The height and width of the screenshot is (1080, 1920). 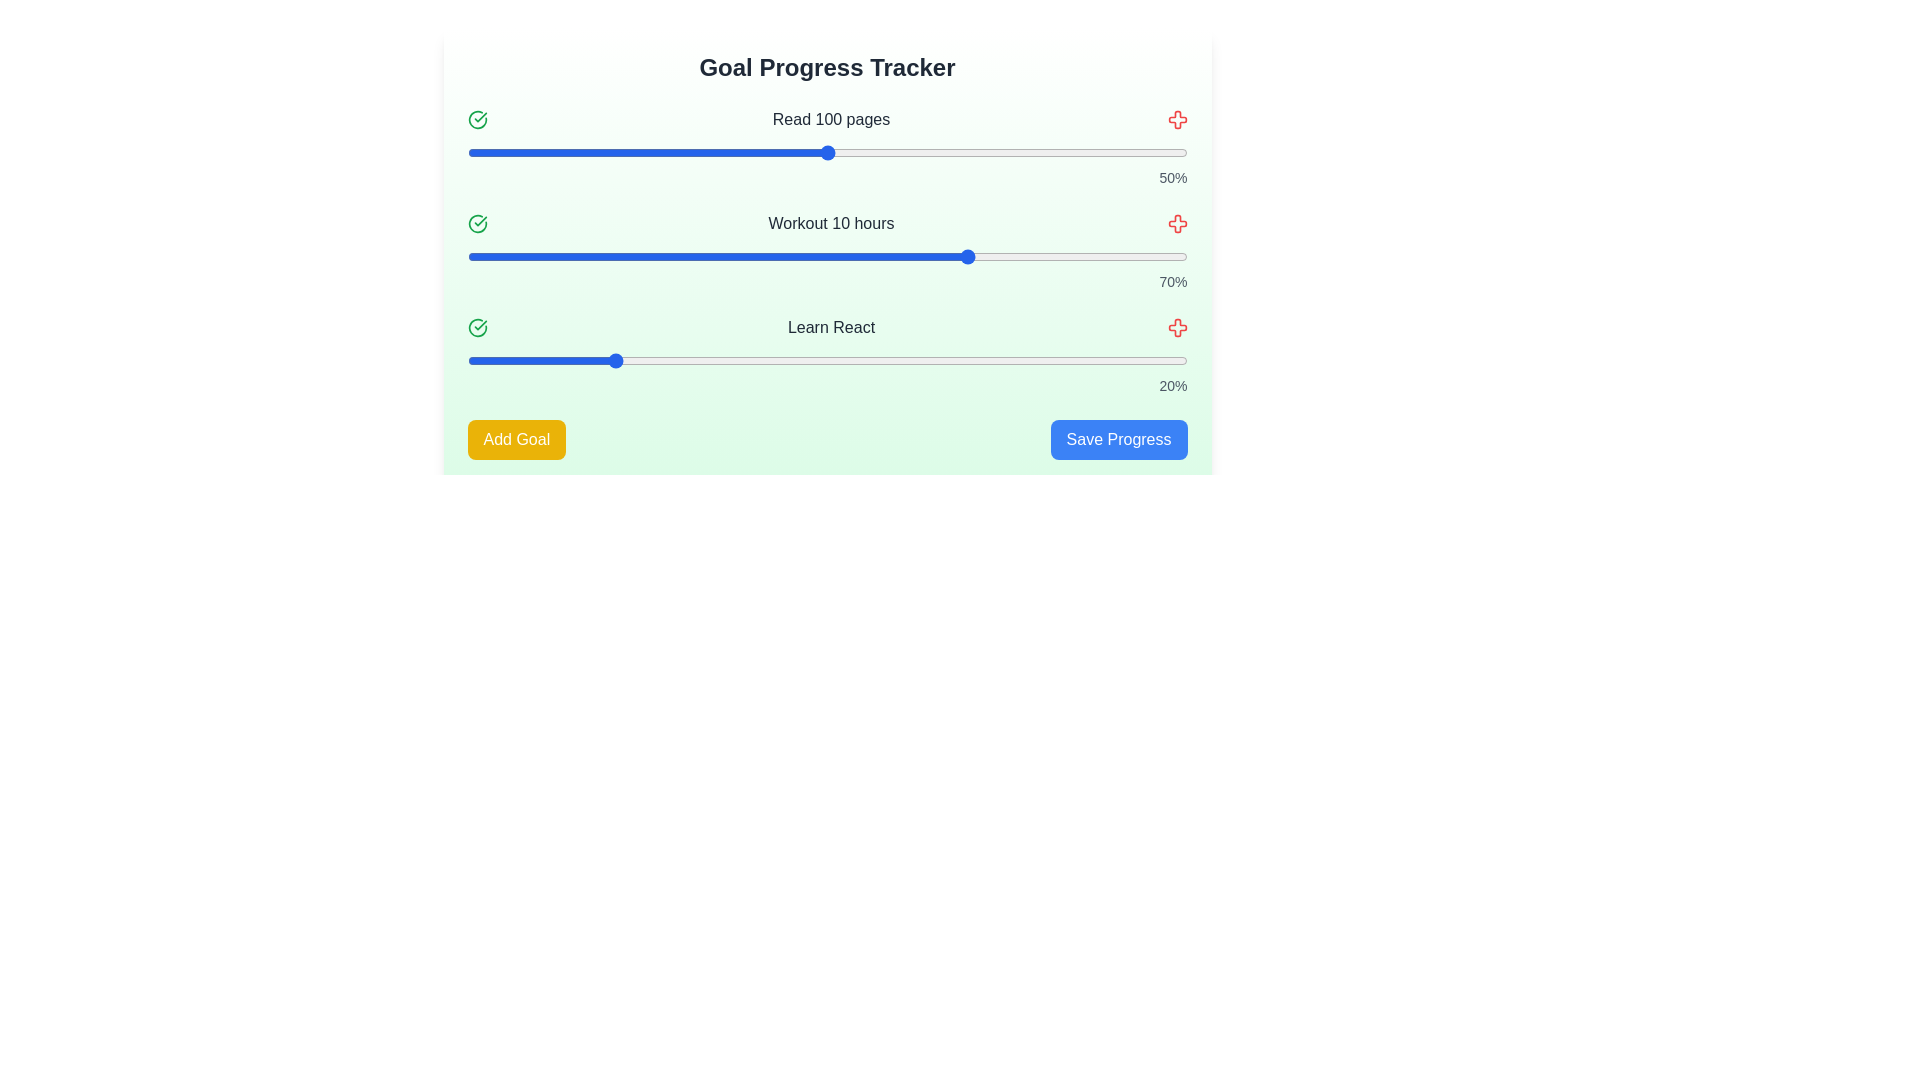 What do you see at coordinates (596, 152) in the screenshot?
I see `the progress slider for the goal 'Read 100 pages' to 18%` at bounding box center [596, 152].